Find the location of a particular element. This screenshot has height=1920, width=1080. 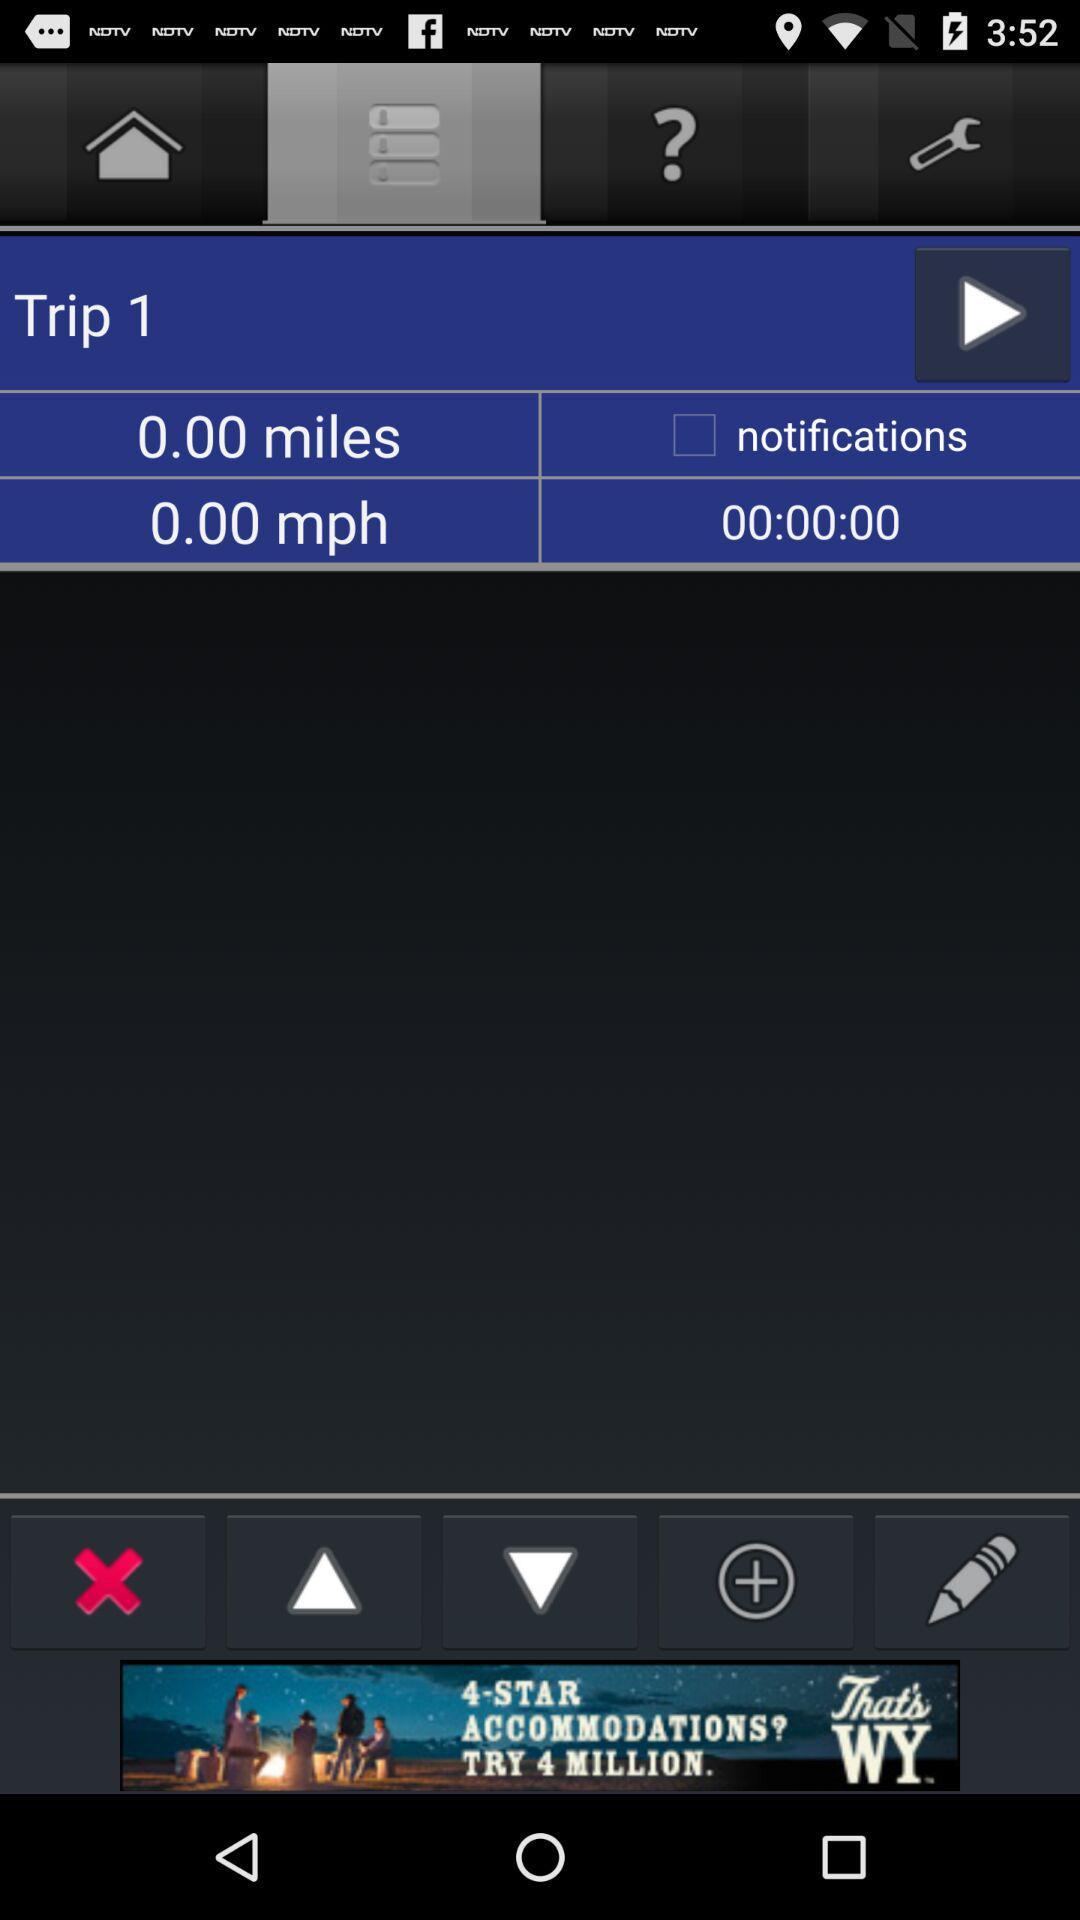

move screen down is located at coordinates (540, 1579).